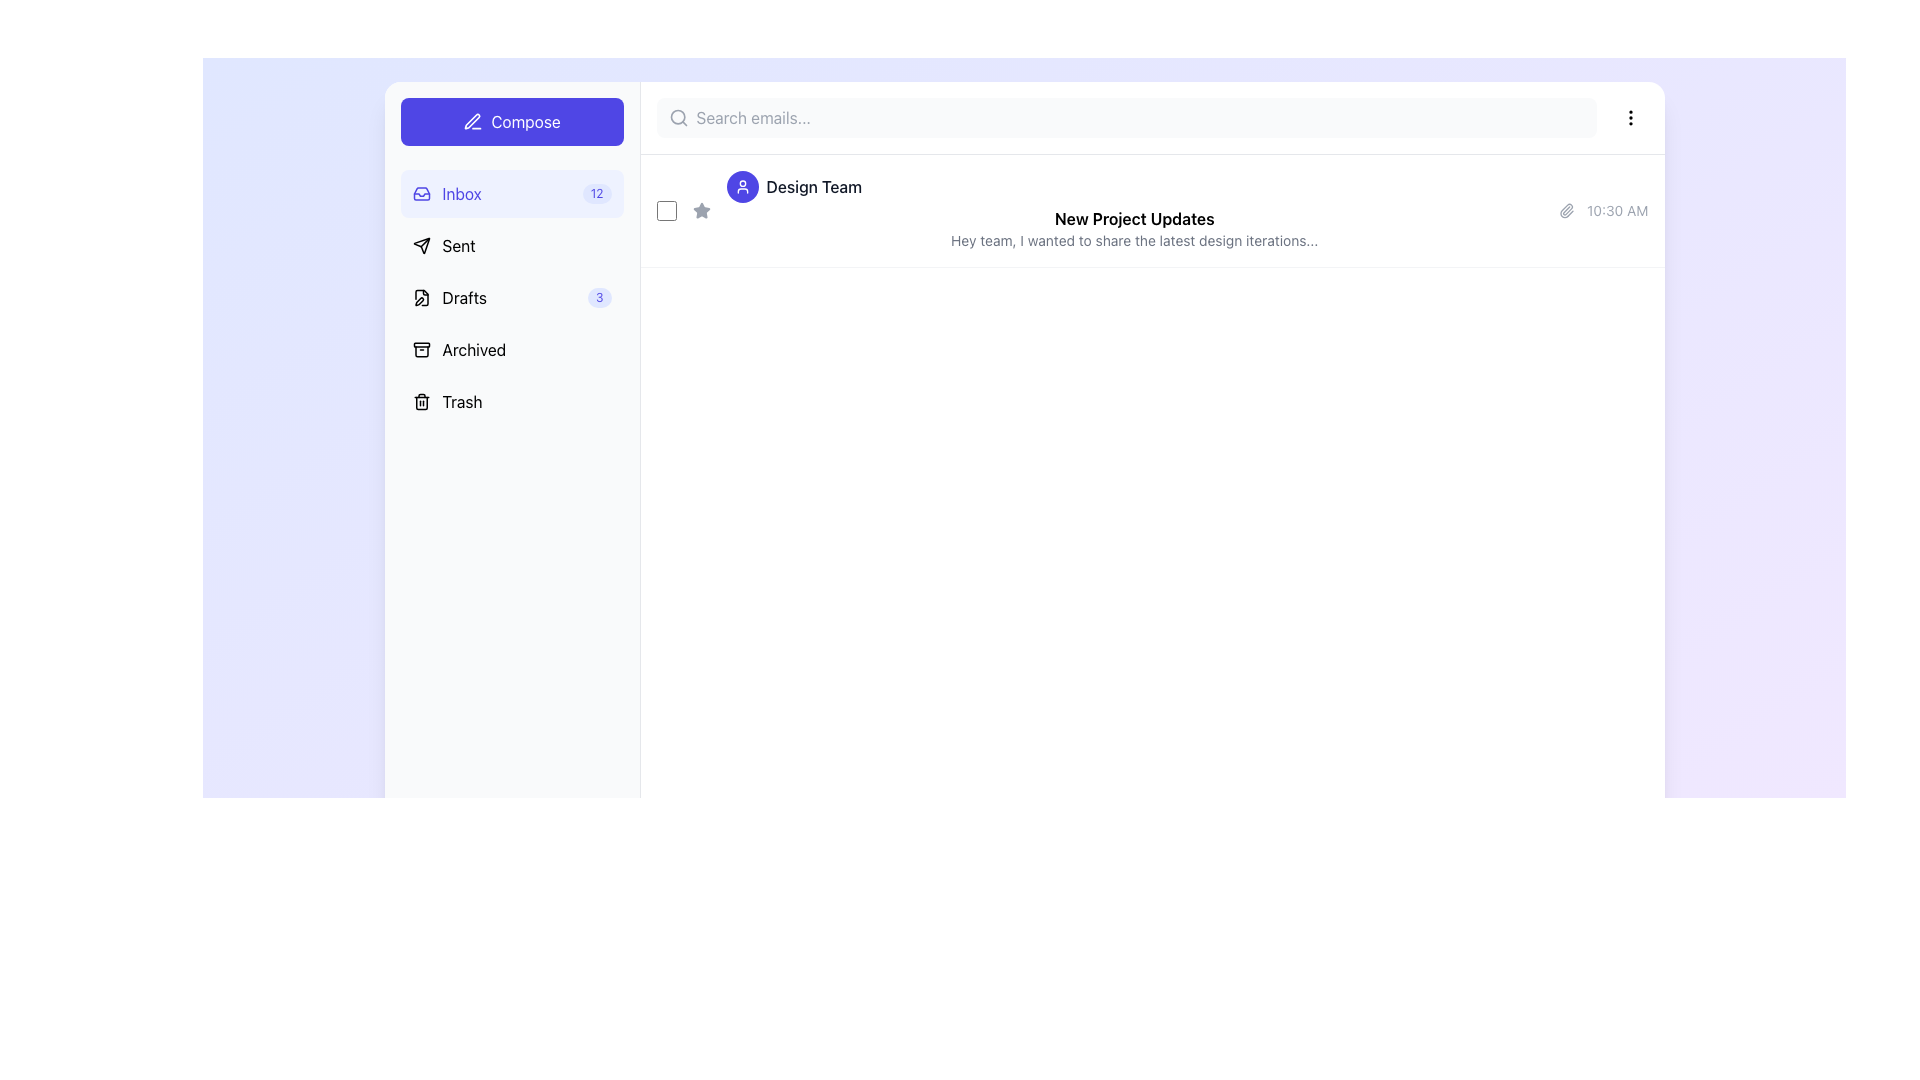 The image size is (1920, 1080). I want to click on the 'Drafts' navigation menu item, which features bold black text and a file icon with a pen, located in the left sidebar below 'Sent' and above 'Archived', so click(448, 297).